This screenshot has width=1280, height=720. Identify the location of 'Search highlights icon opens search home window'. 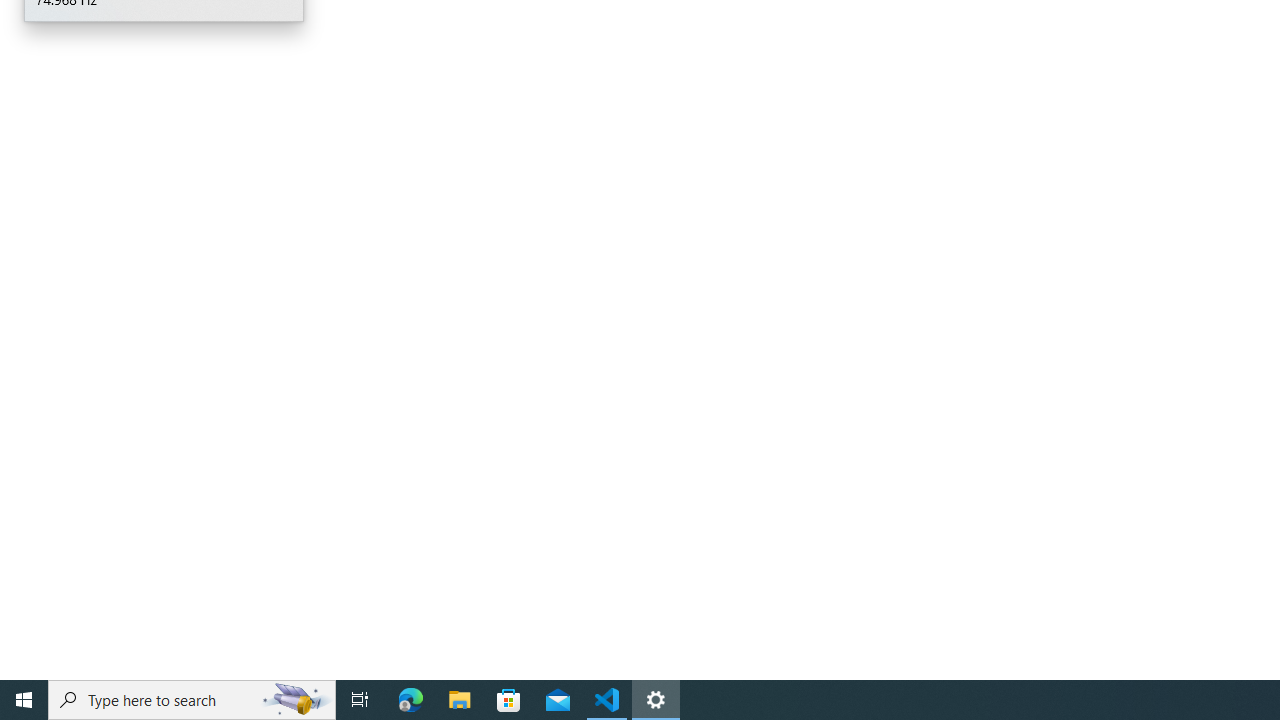
(294, 698).